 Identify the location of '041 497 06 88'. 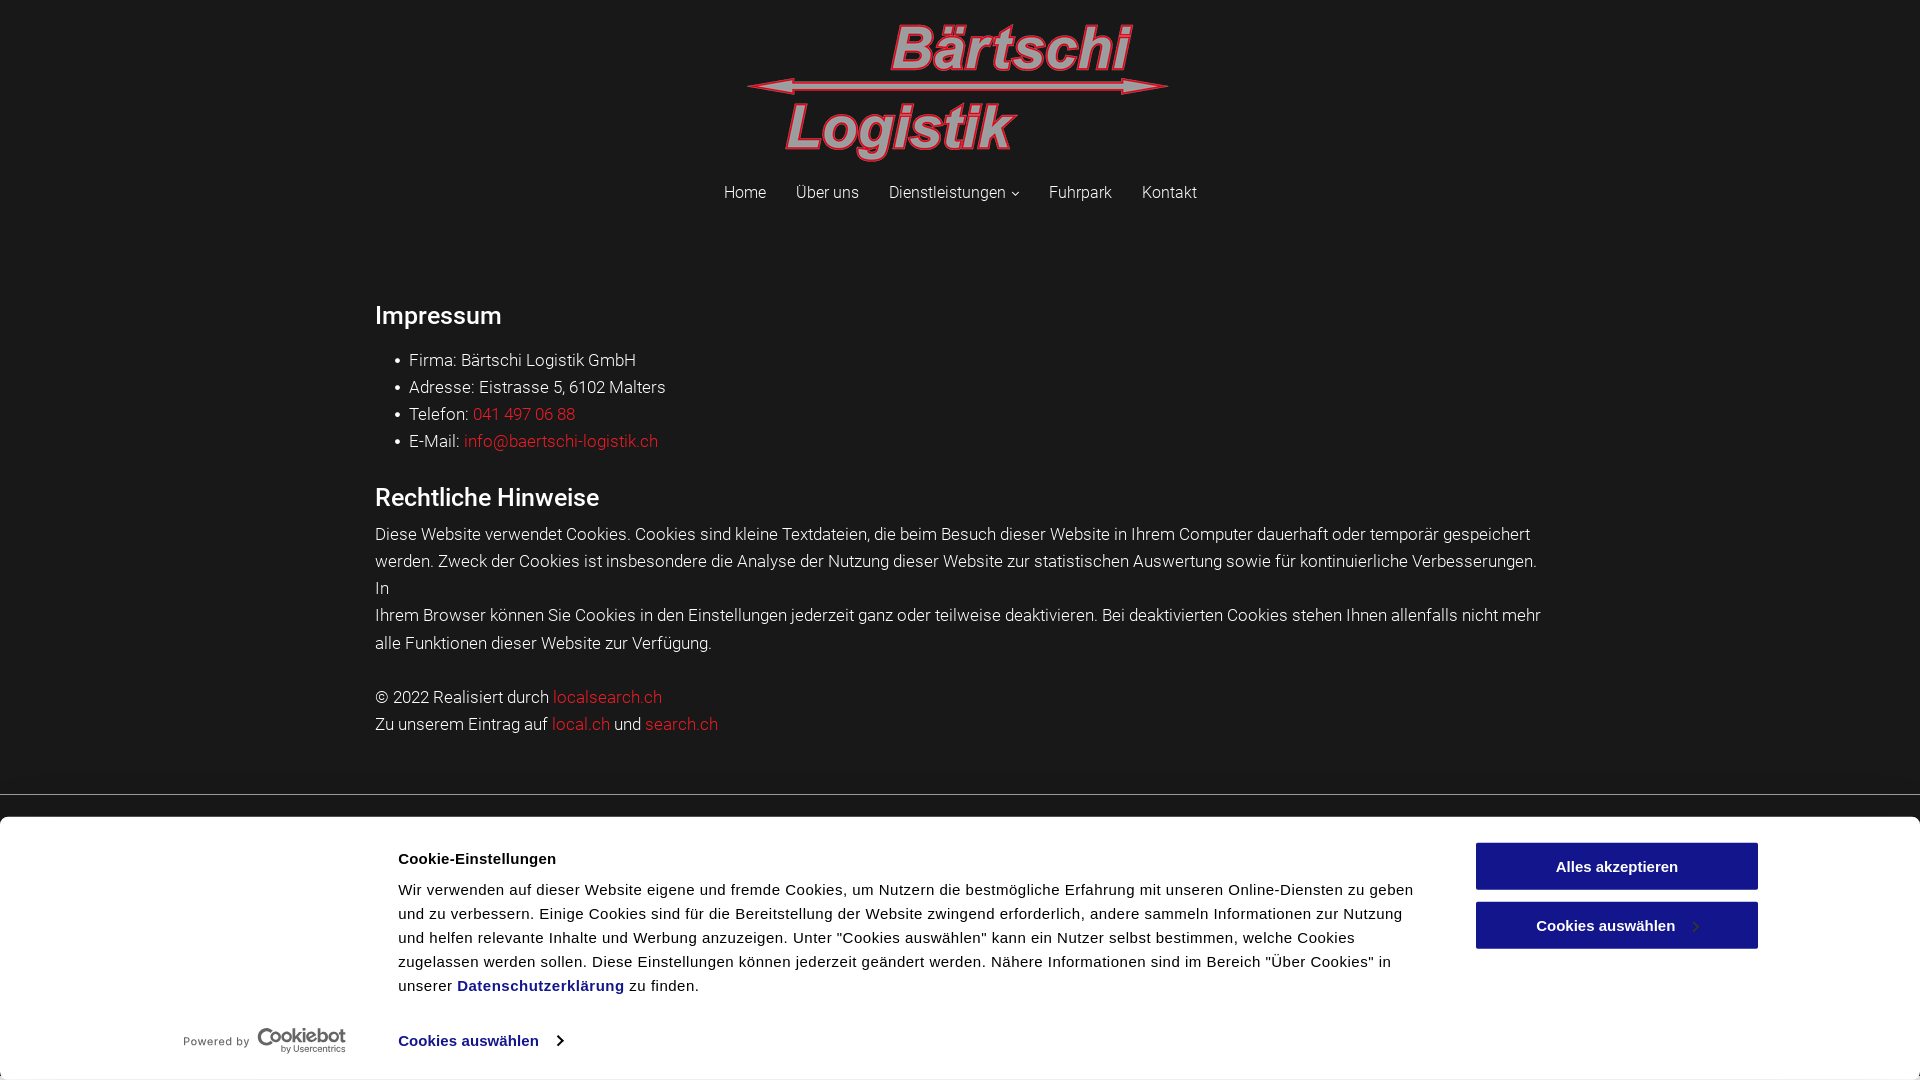
(472, 412).